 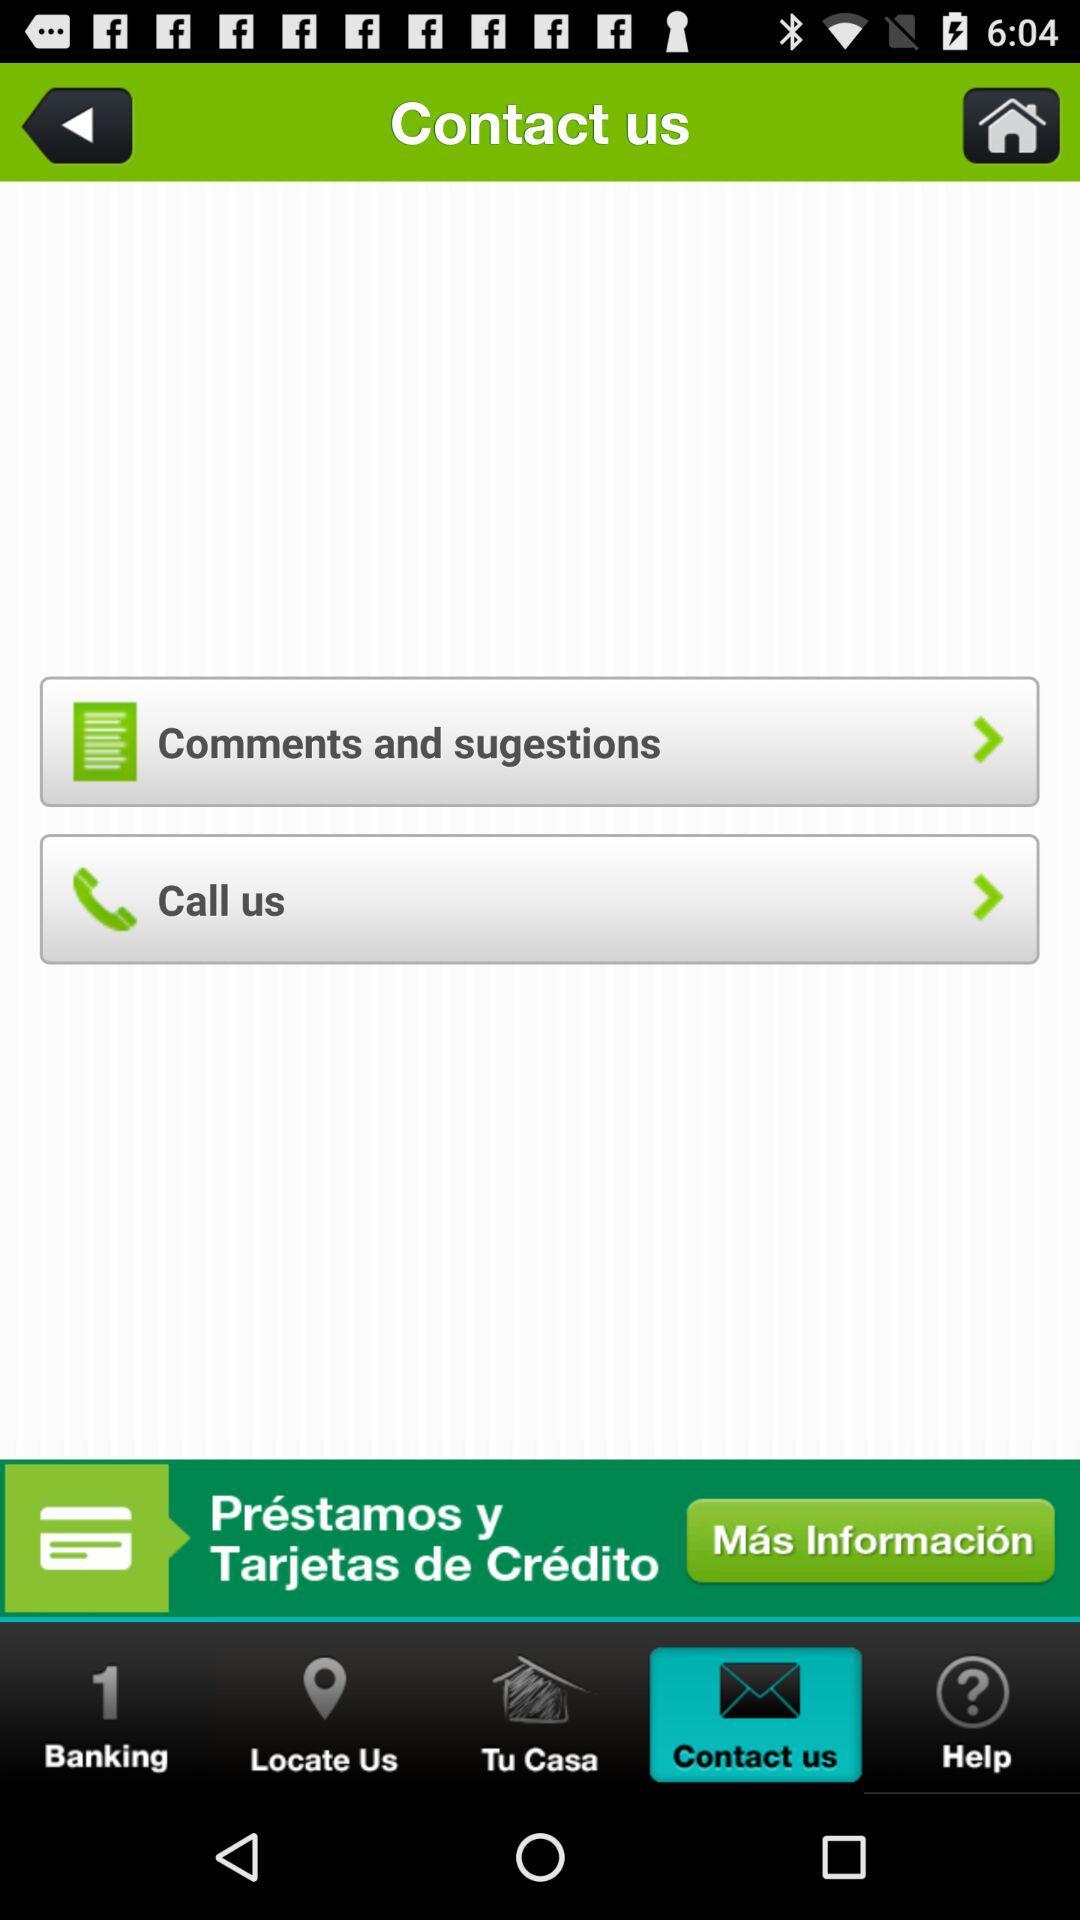 I want to click on icon below the comments and sugestions button, so click(x=538, y=898).